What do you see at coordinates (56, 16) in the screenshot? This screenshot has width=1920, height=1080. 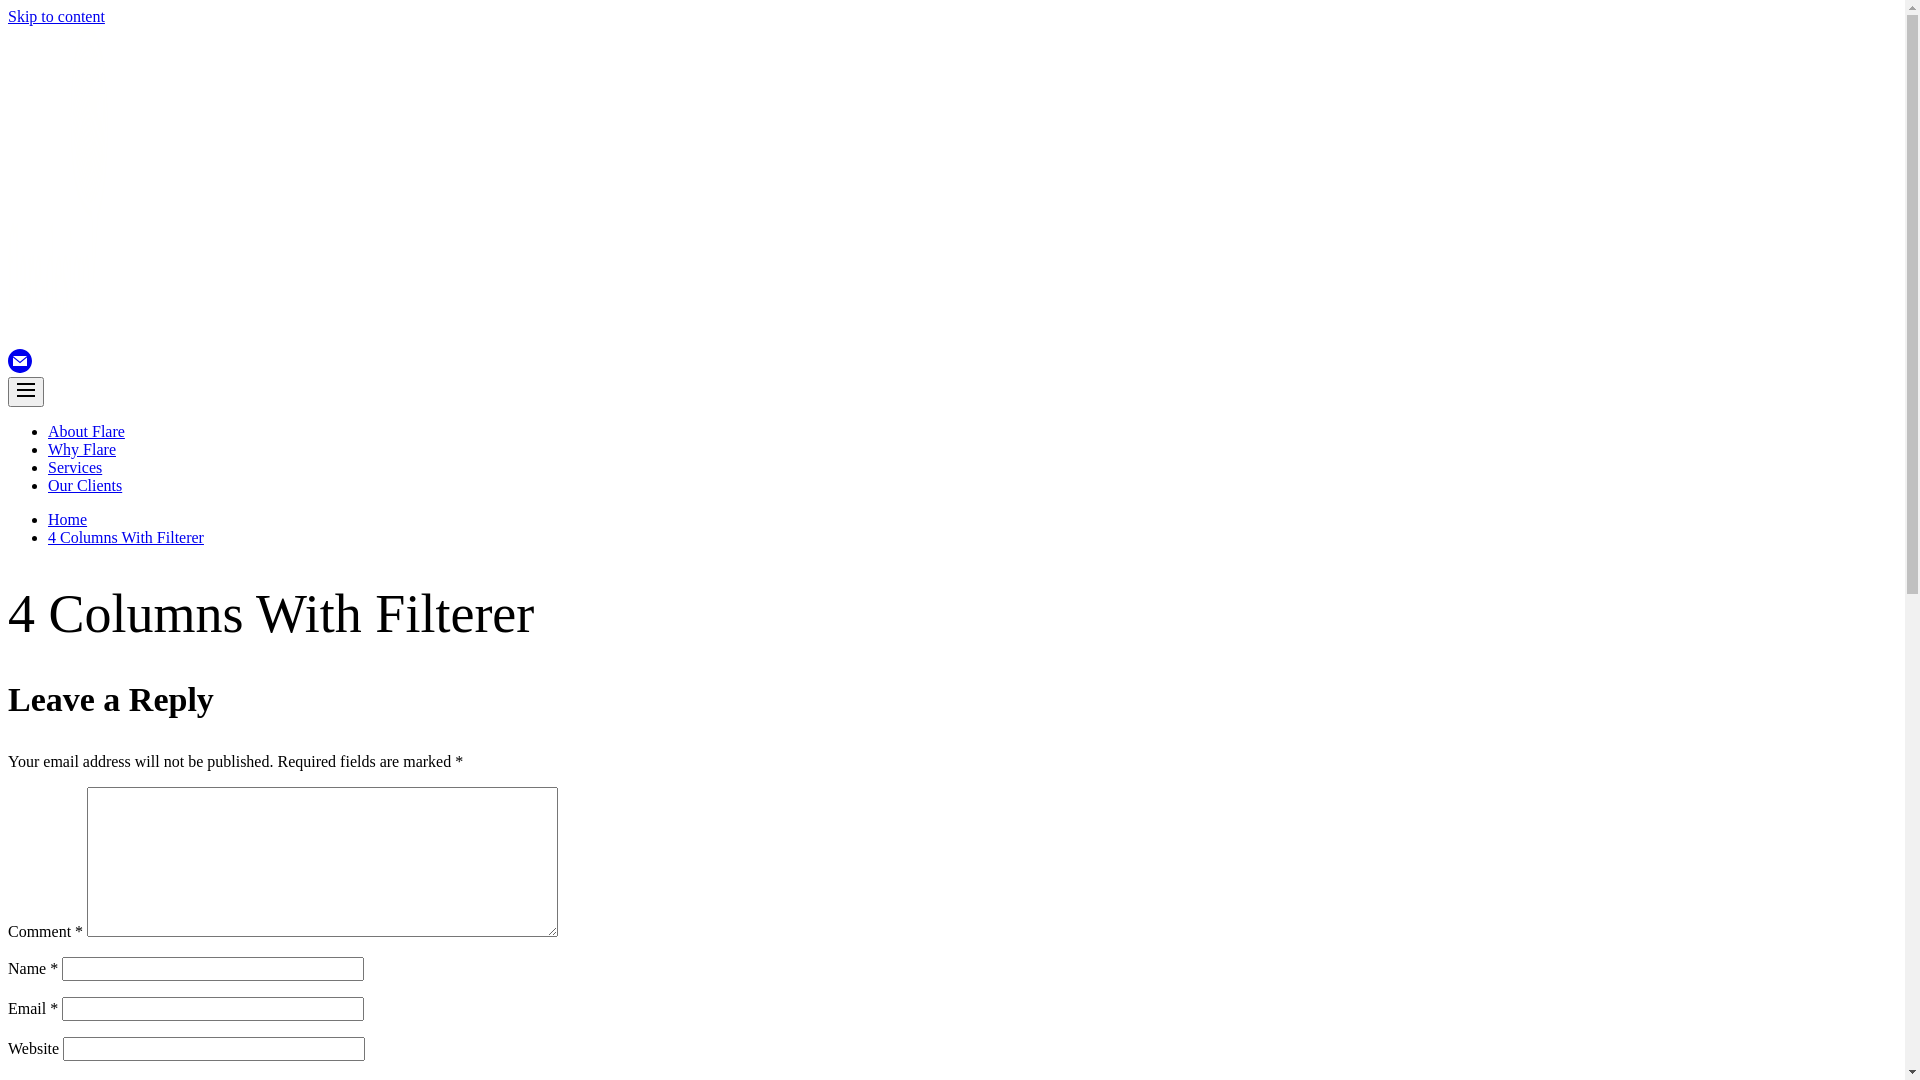 I see `'Skip to content'` at bounding box center [56, 16].